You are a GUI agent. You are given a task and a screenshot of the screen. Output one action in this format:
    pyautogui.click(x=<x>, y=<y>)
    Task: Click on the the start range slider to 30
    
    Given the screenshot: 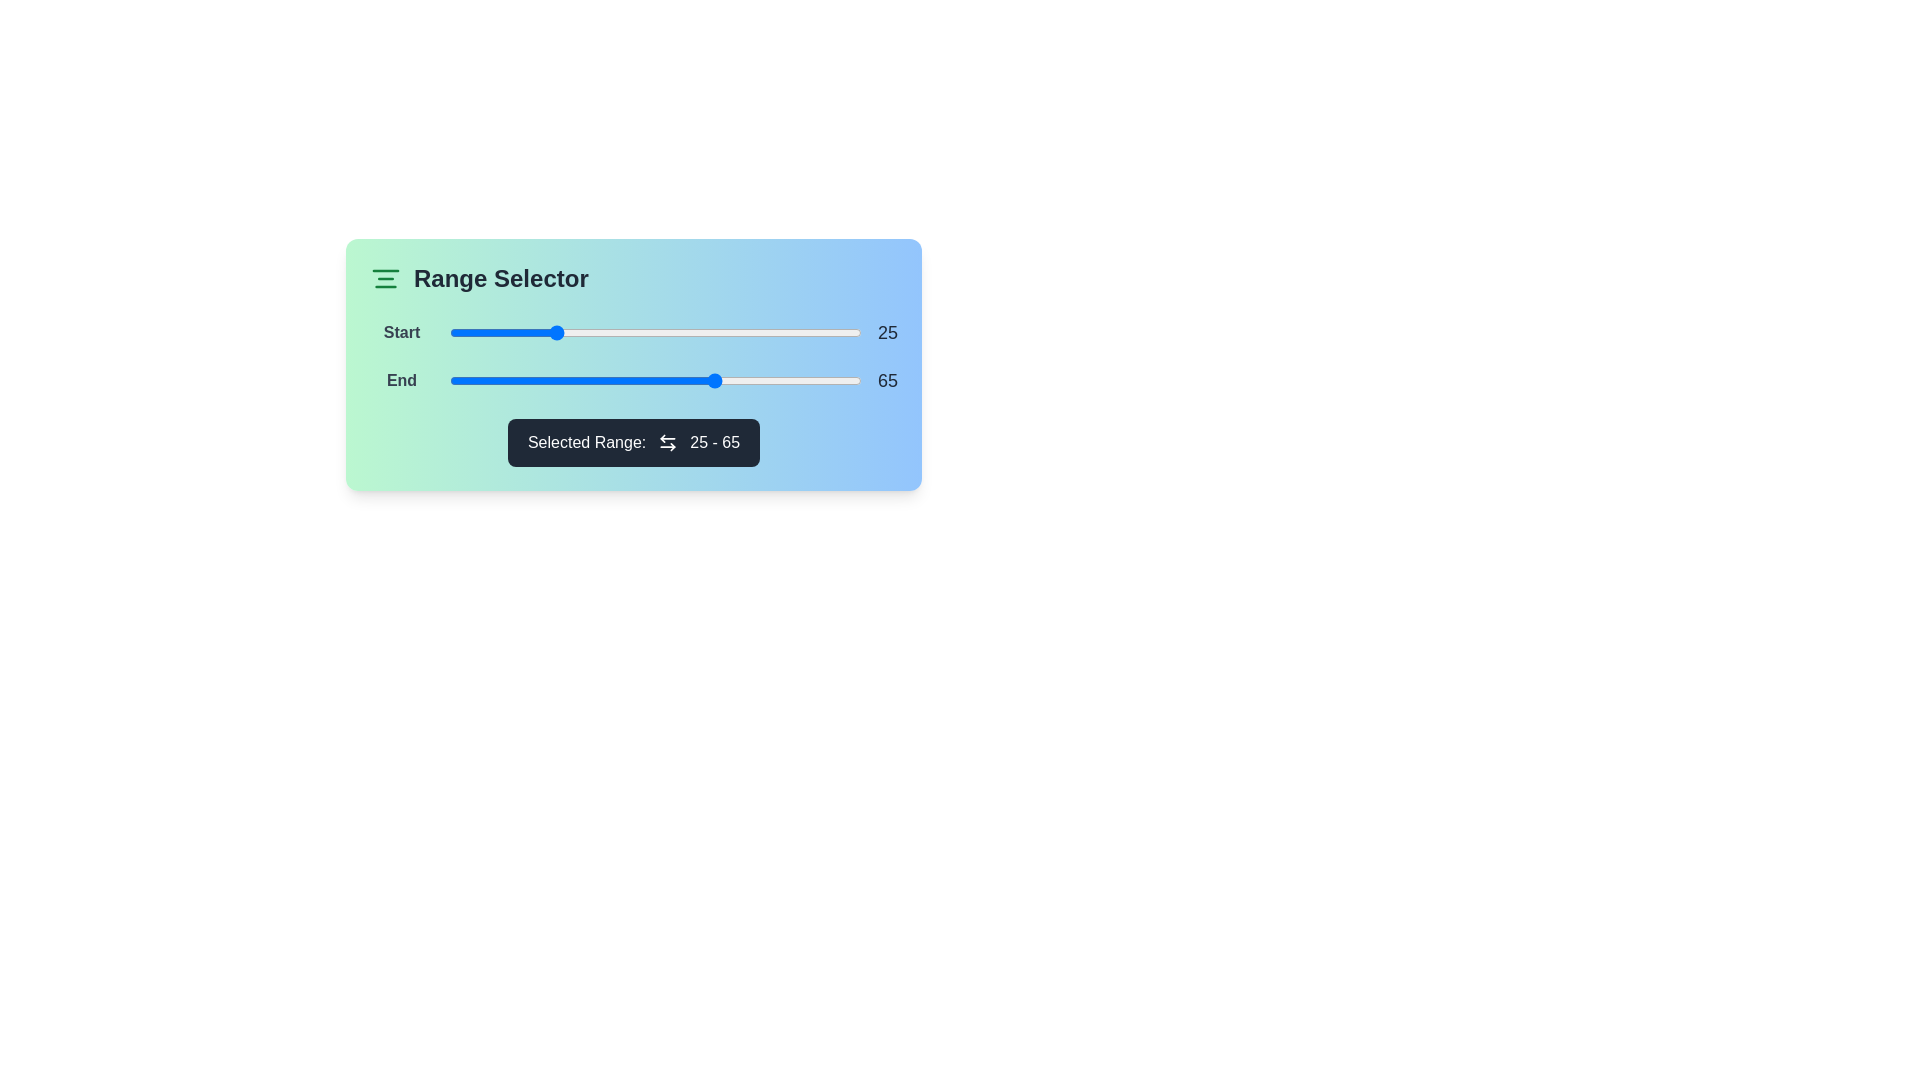 What is the action you would take?
    pyautogui.click(x=572, y=331)
    